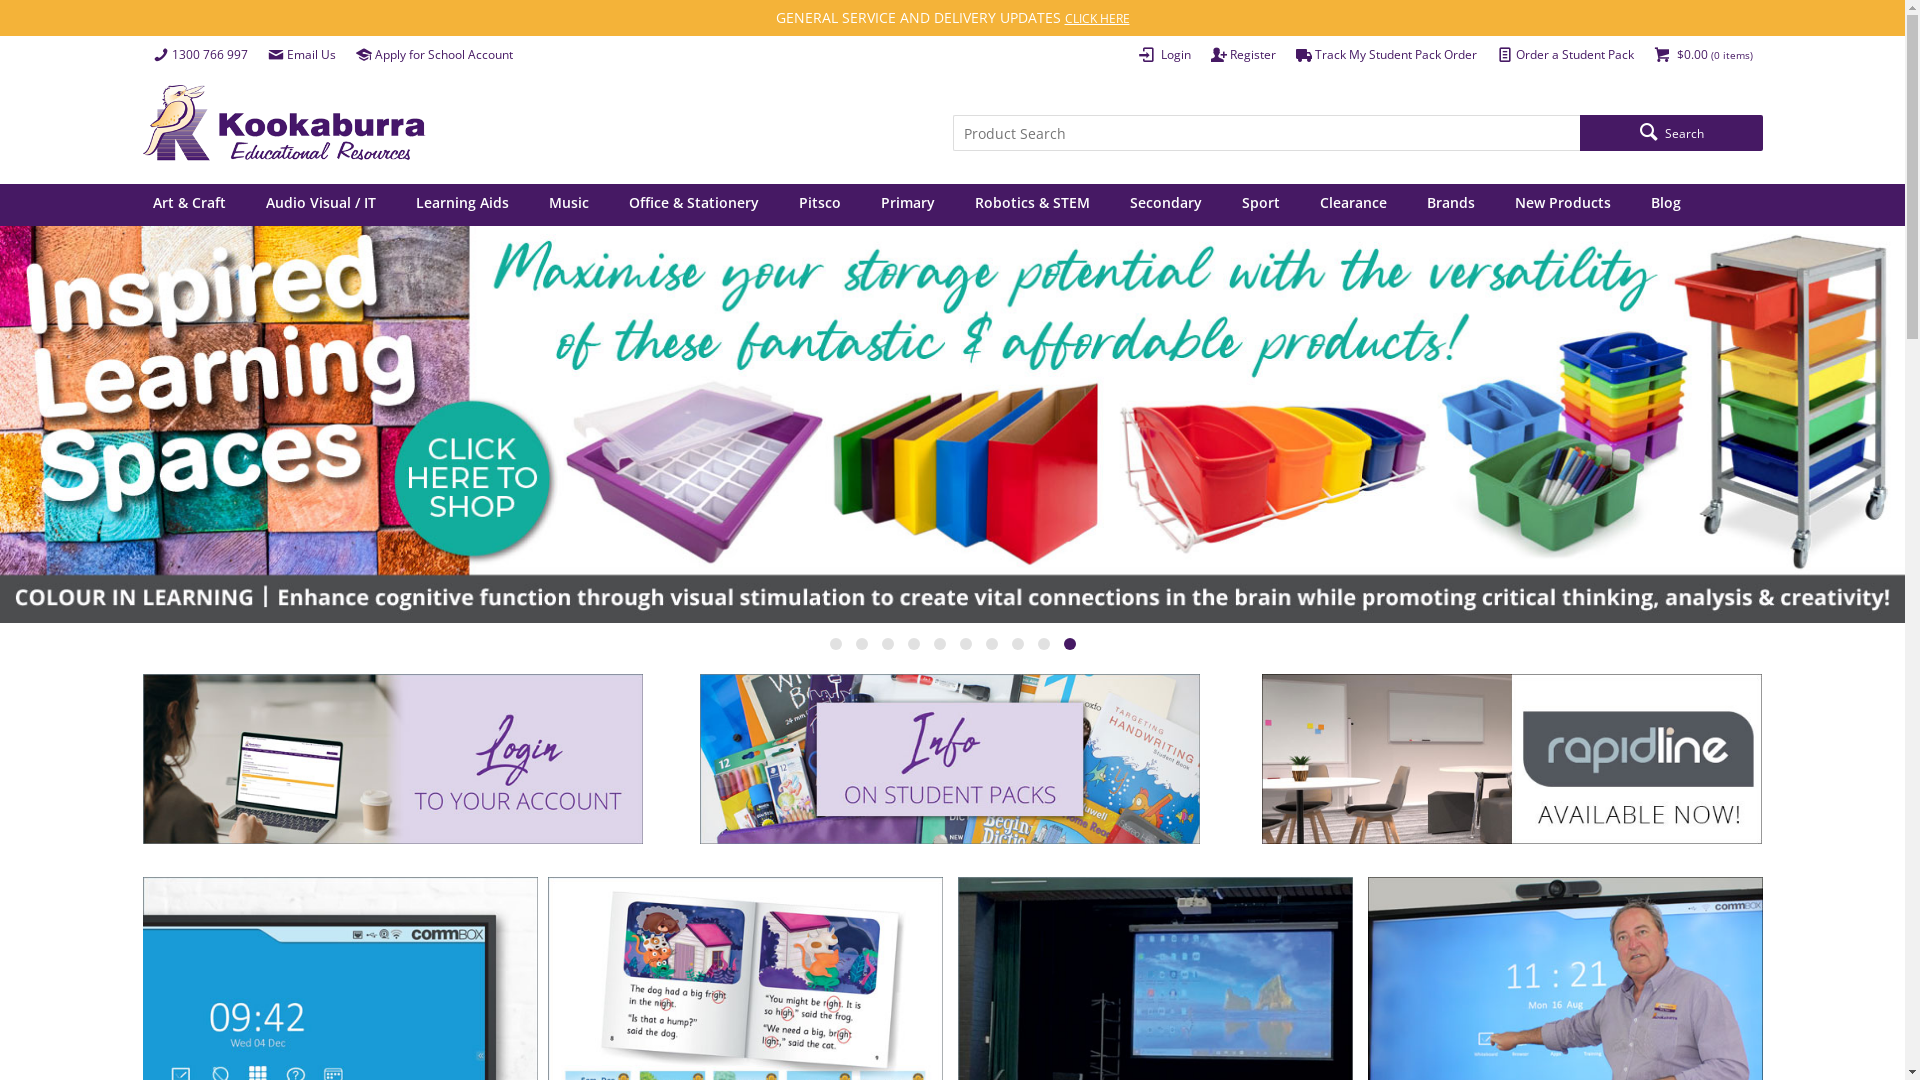 Image resolution: width=1920 pixels, height=1080 pixels. Describe the element at coordinates (694, 204) in the screenshot. I see `'Office & Stationery'` at that location.